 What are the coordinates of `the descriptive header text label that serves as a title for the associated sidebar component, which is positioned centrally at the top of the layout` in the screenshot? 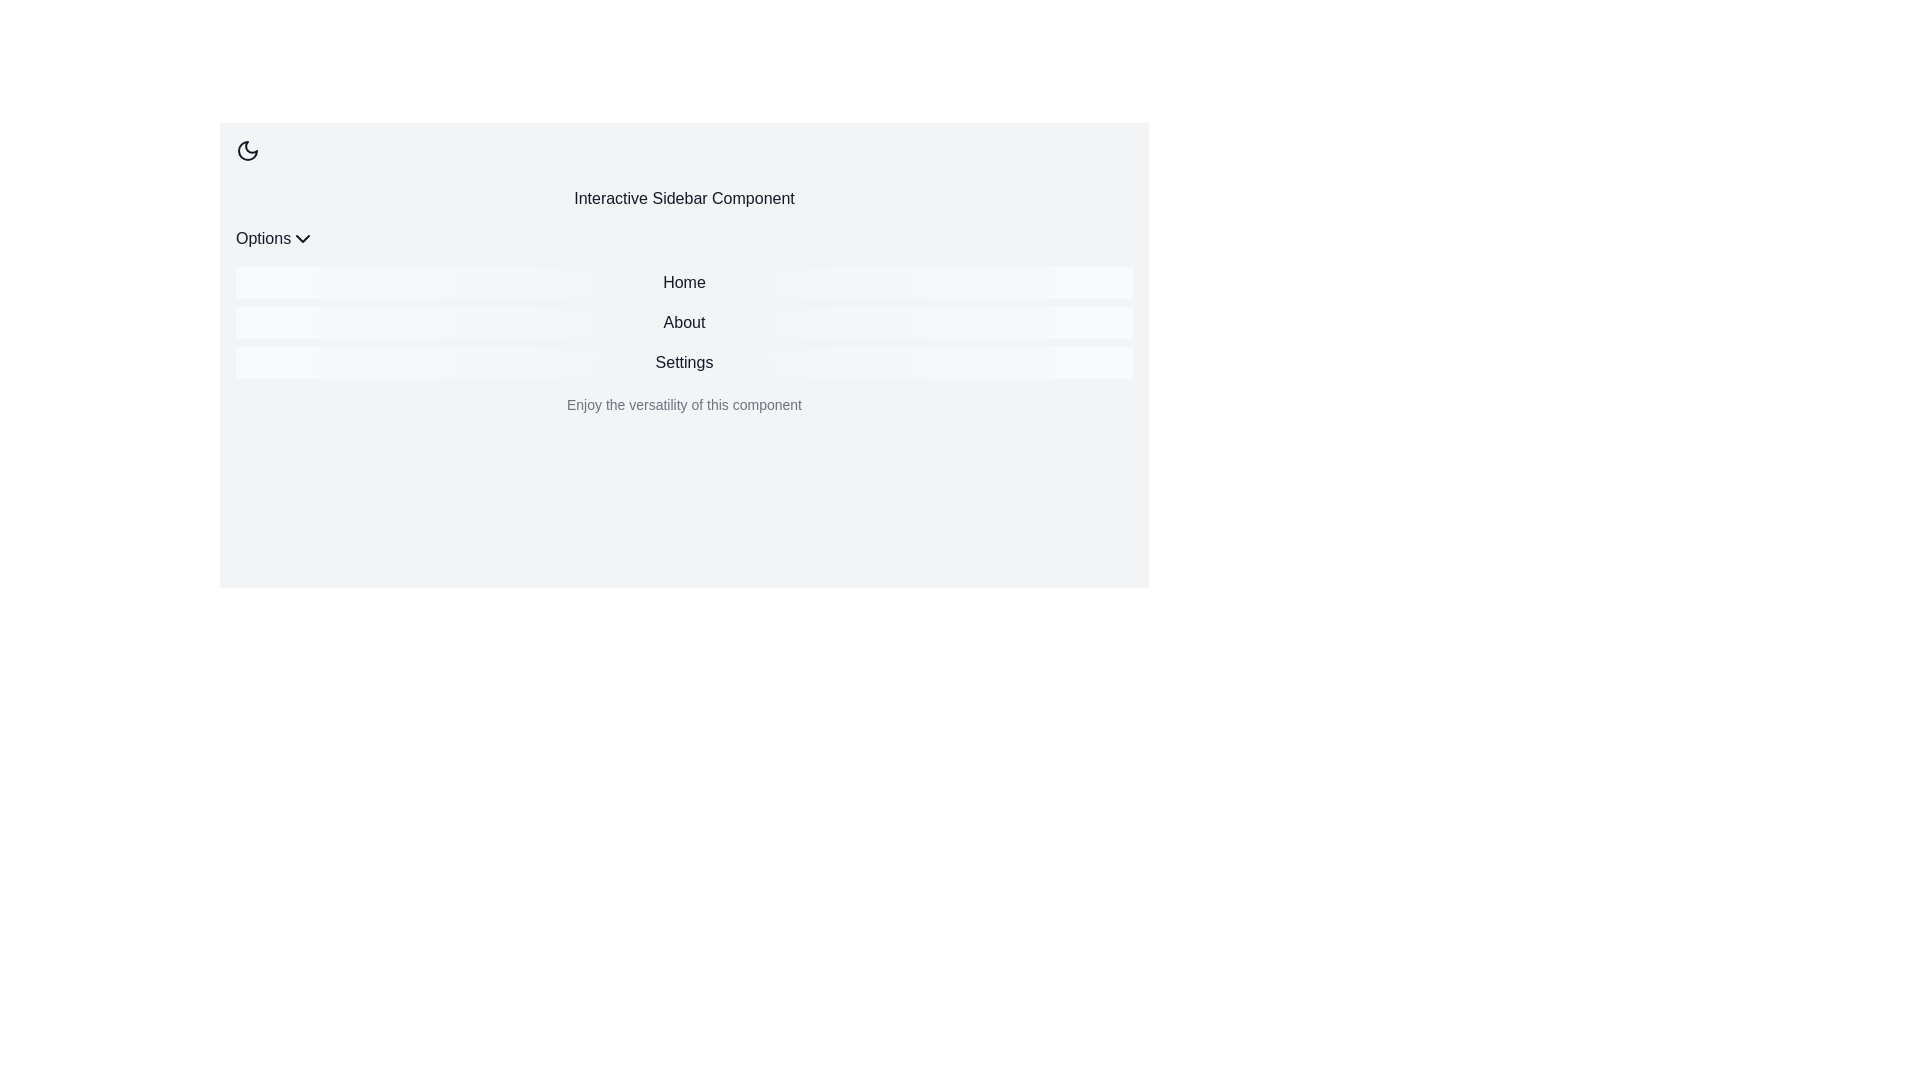 It's located at (684, 199).